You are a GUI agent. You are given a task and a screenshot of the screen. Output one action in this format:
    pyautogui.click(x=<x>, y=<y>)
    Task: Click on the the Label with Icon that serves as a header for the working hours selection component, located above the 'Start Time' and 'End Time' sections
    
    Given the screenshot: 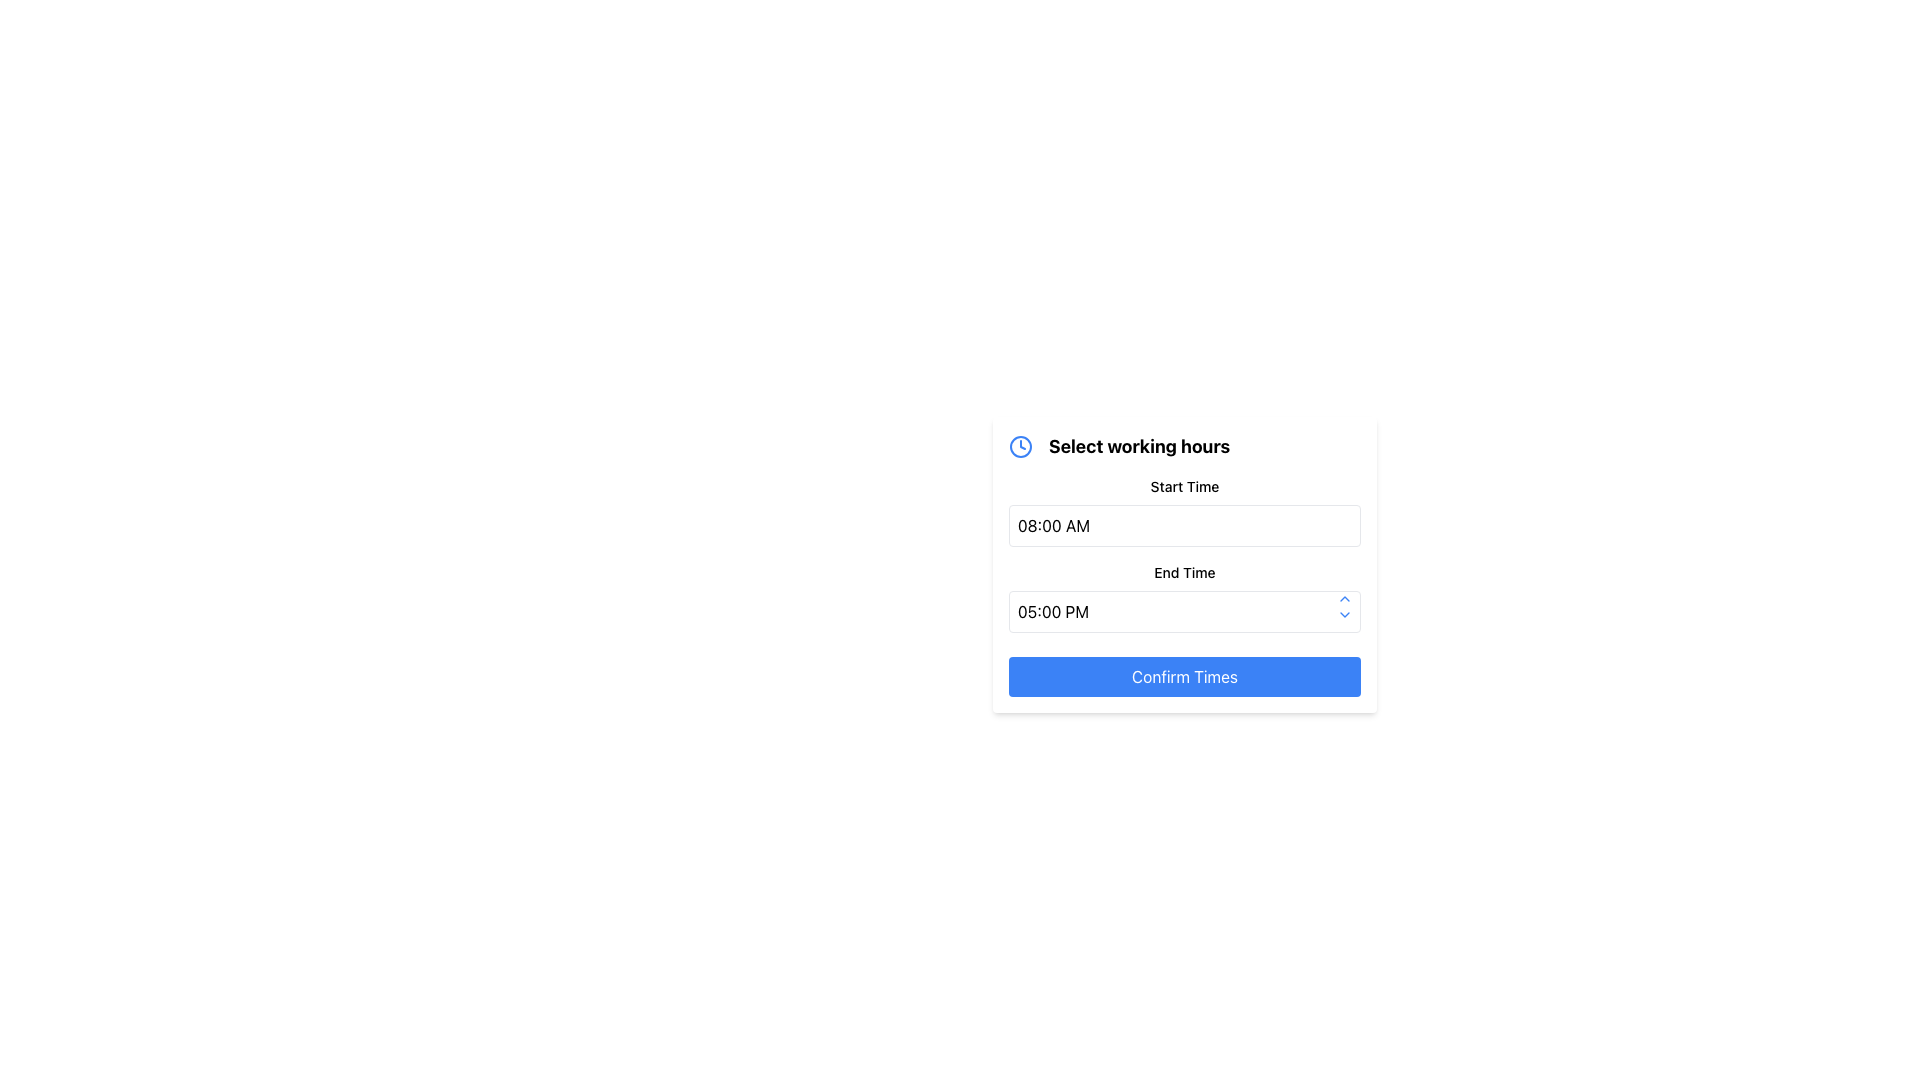 What is the action you would take?
    pyautogui.click(x=1185, y=446)
    